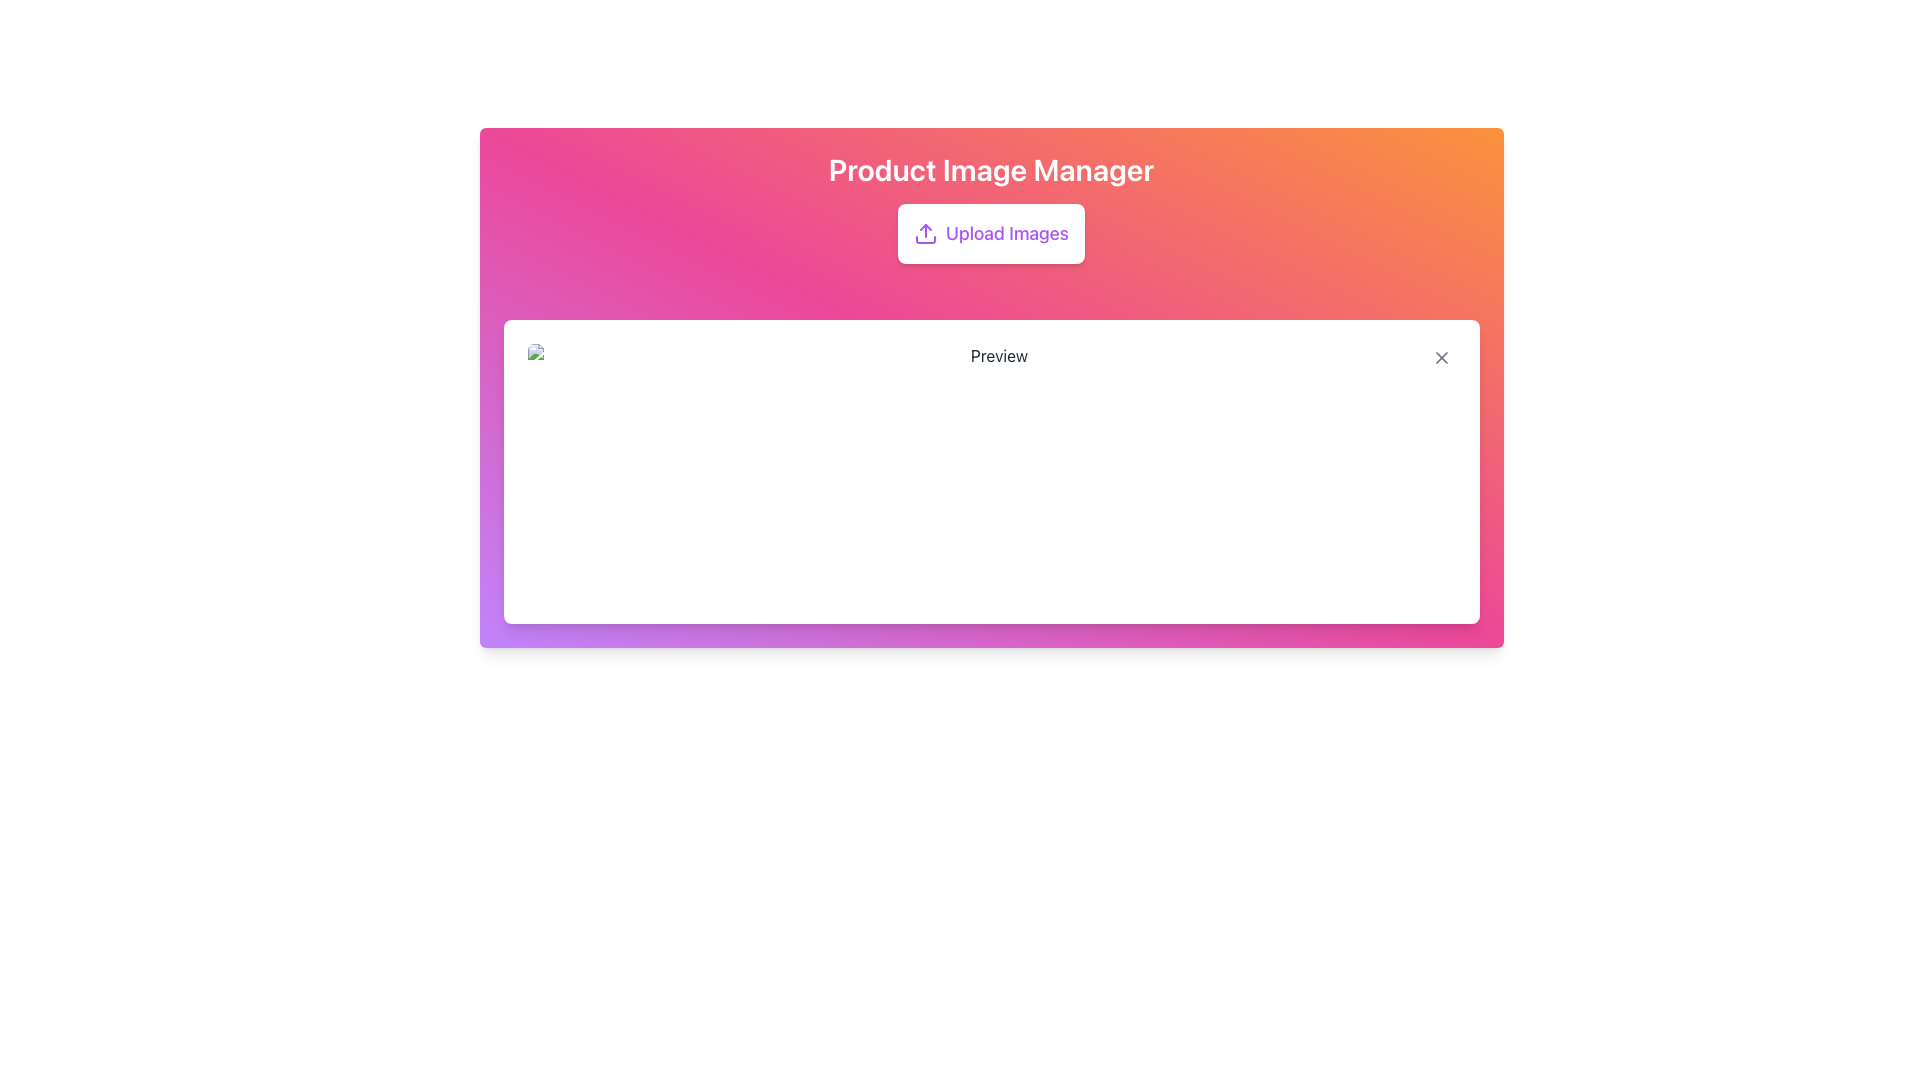  What do you see at coordinates (925, 233) in the screenshot?
I see `the upload icon, which is a purple vector icon with an upward arrow above a horizontal line, located within the 'Upload Images' button` at bounding box center [925, 233].